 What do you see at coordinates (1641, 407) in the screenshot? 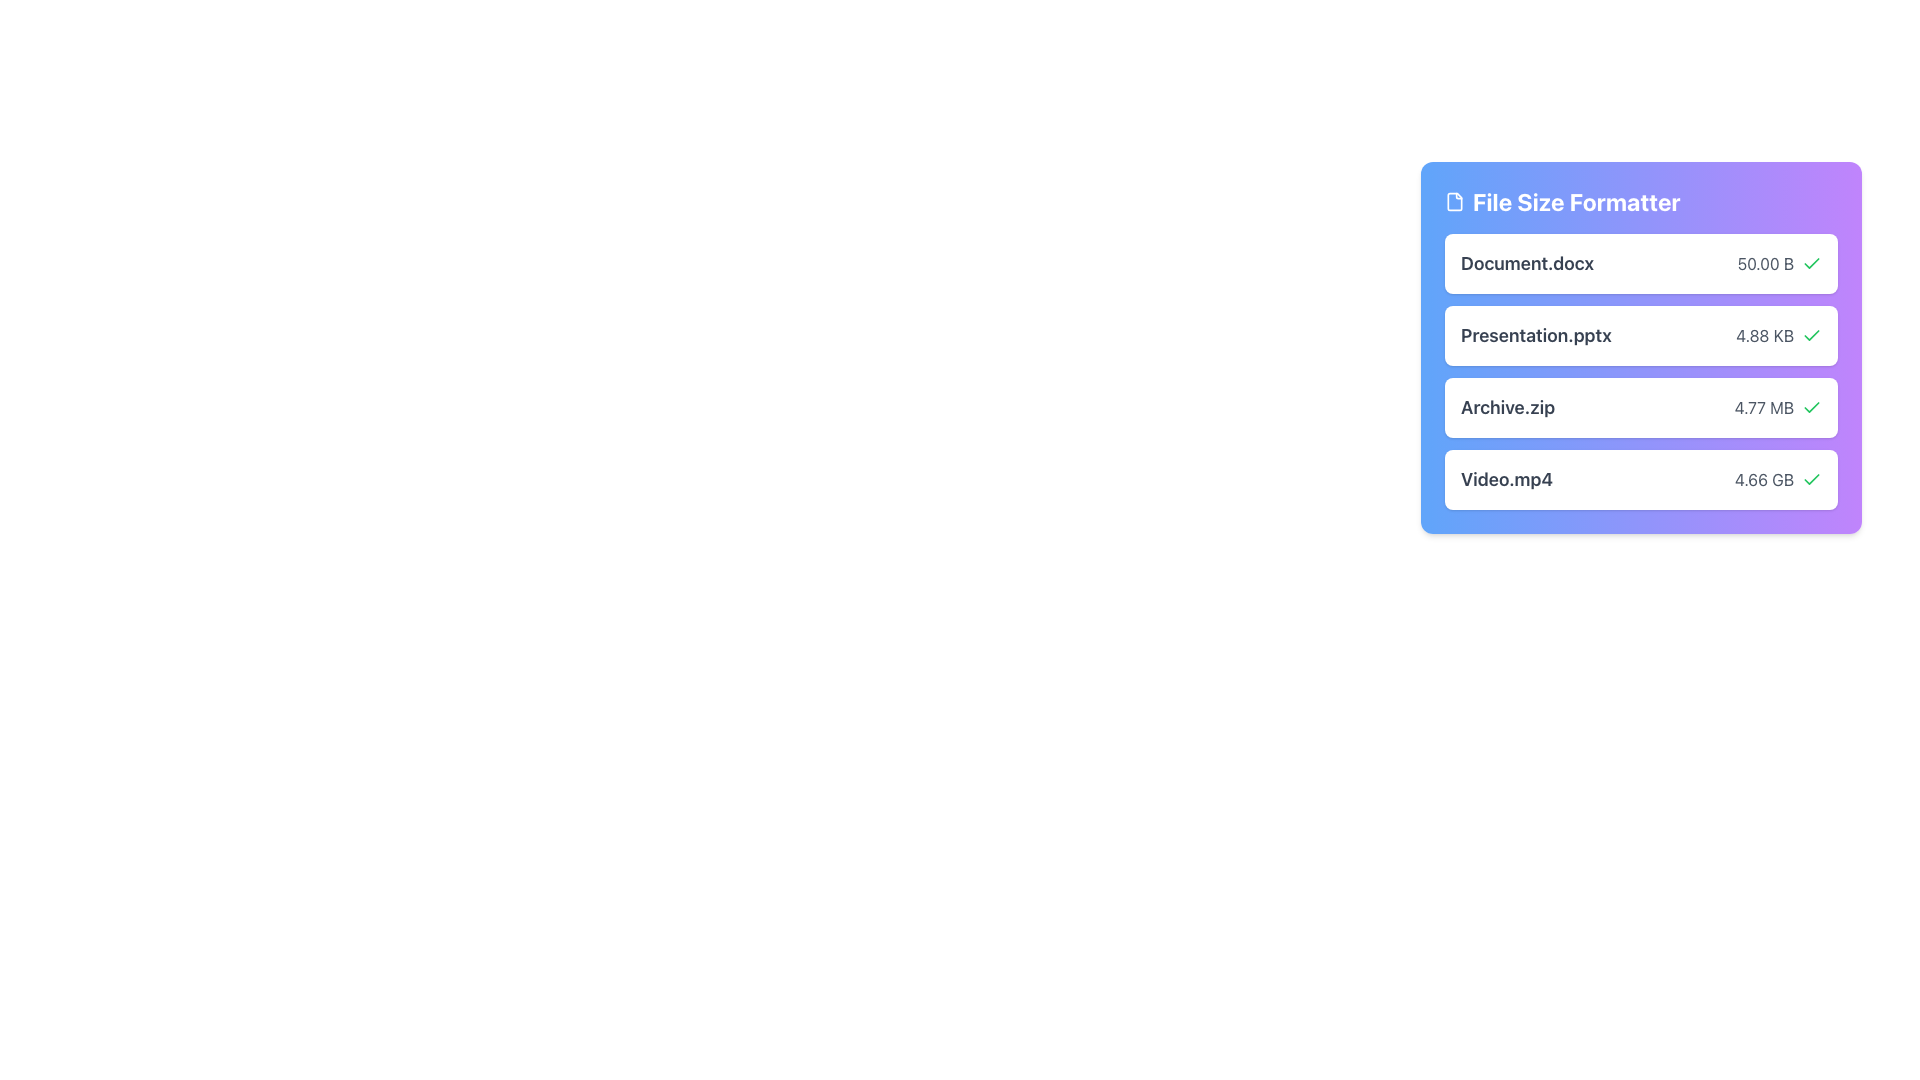
I see `the third card labeled 'Archive.zip'` at bounding box center [1641, 407].